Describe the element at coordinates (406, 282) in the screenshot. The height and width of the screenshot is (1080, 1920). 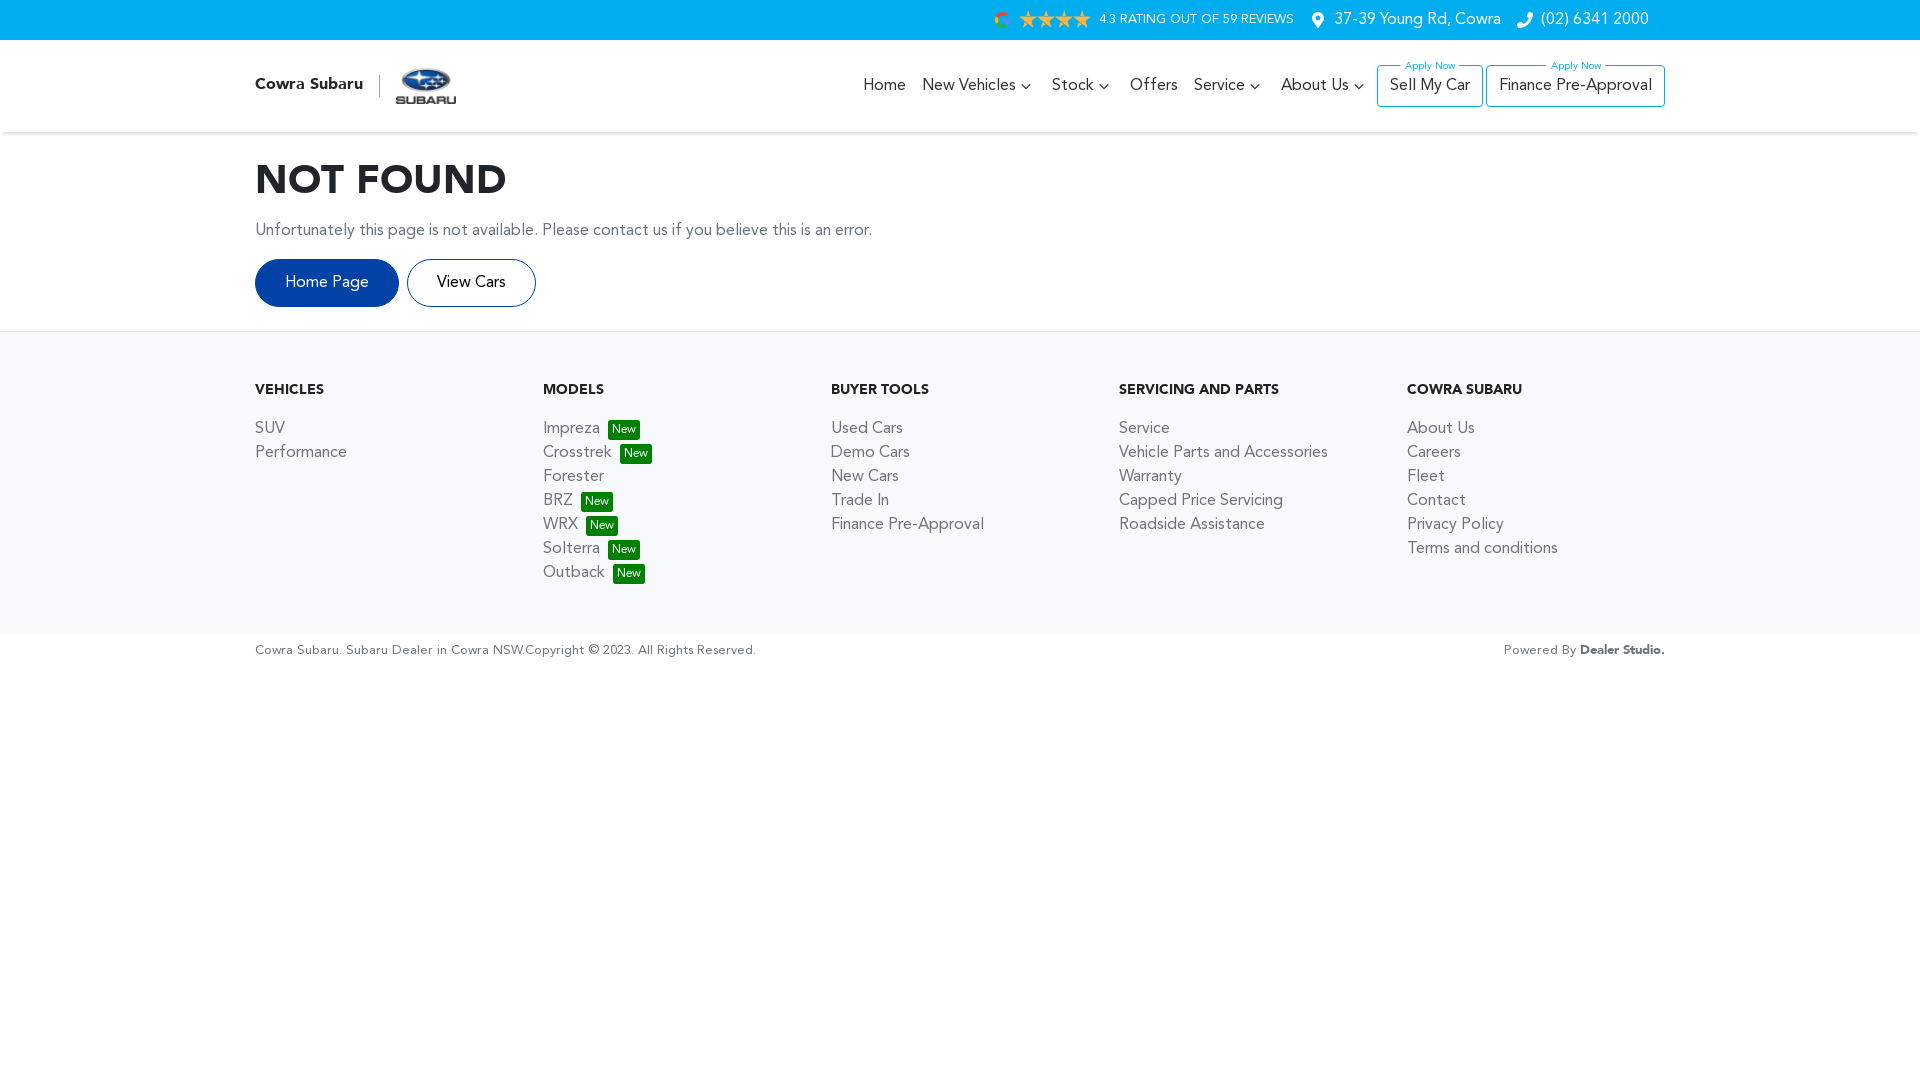
I see `'View Cars'` at that location.